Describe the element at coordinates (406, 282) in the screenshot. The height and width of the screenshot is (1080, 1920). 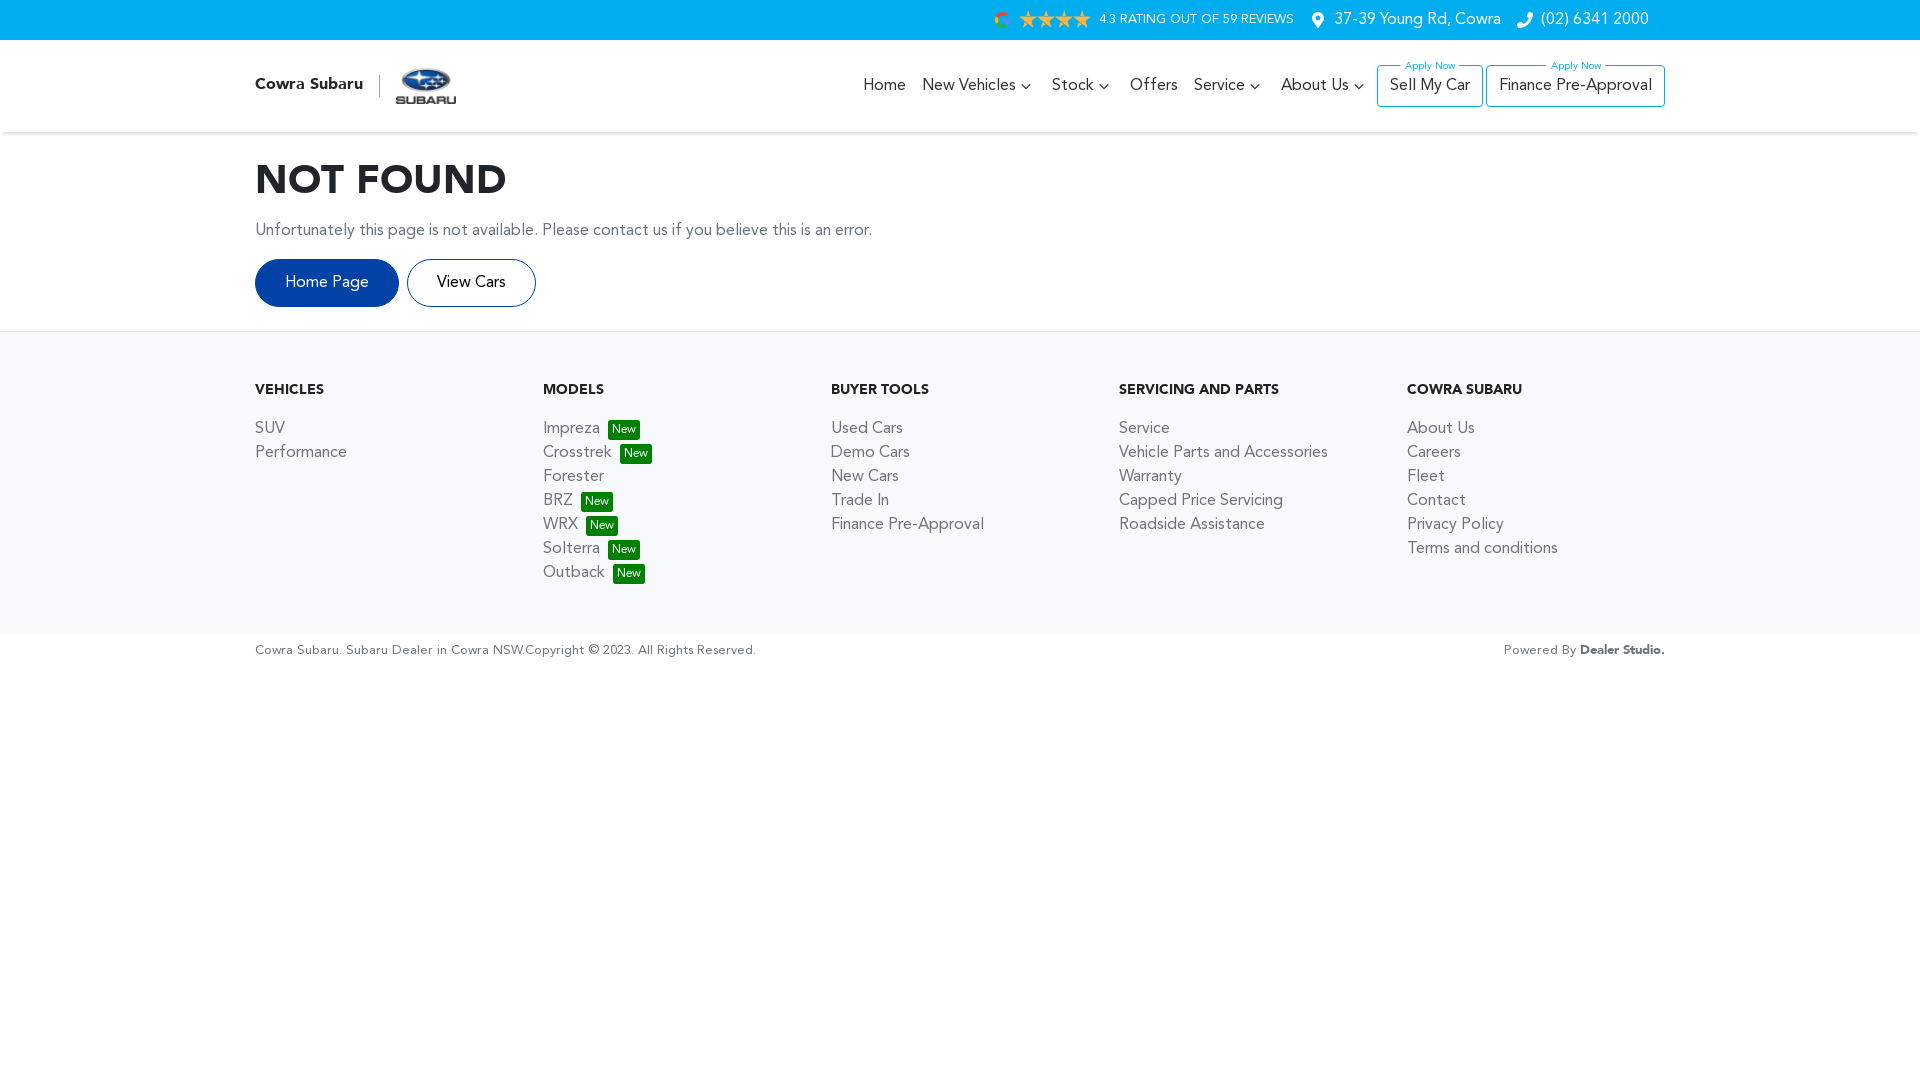
I see `'View Cars'` at that location.